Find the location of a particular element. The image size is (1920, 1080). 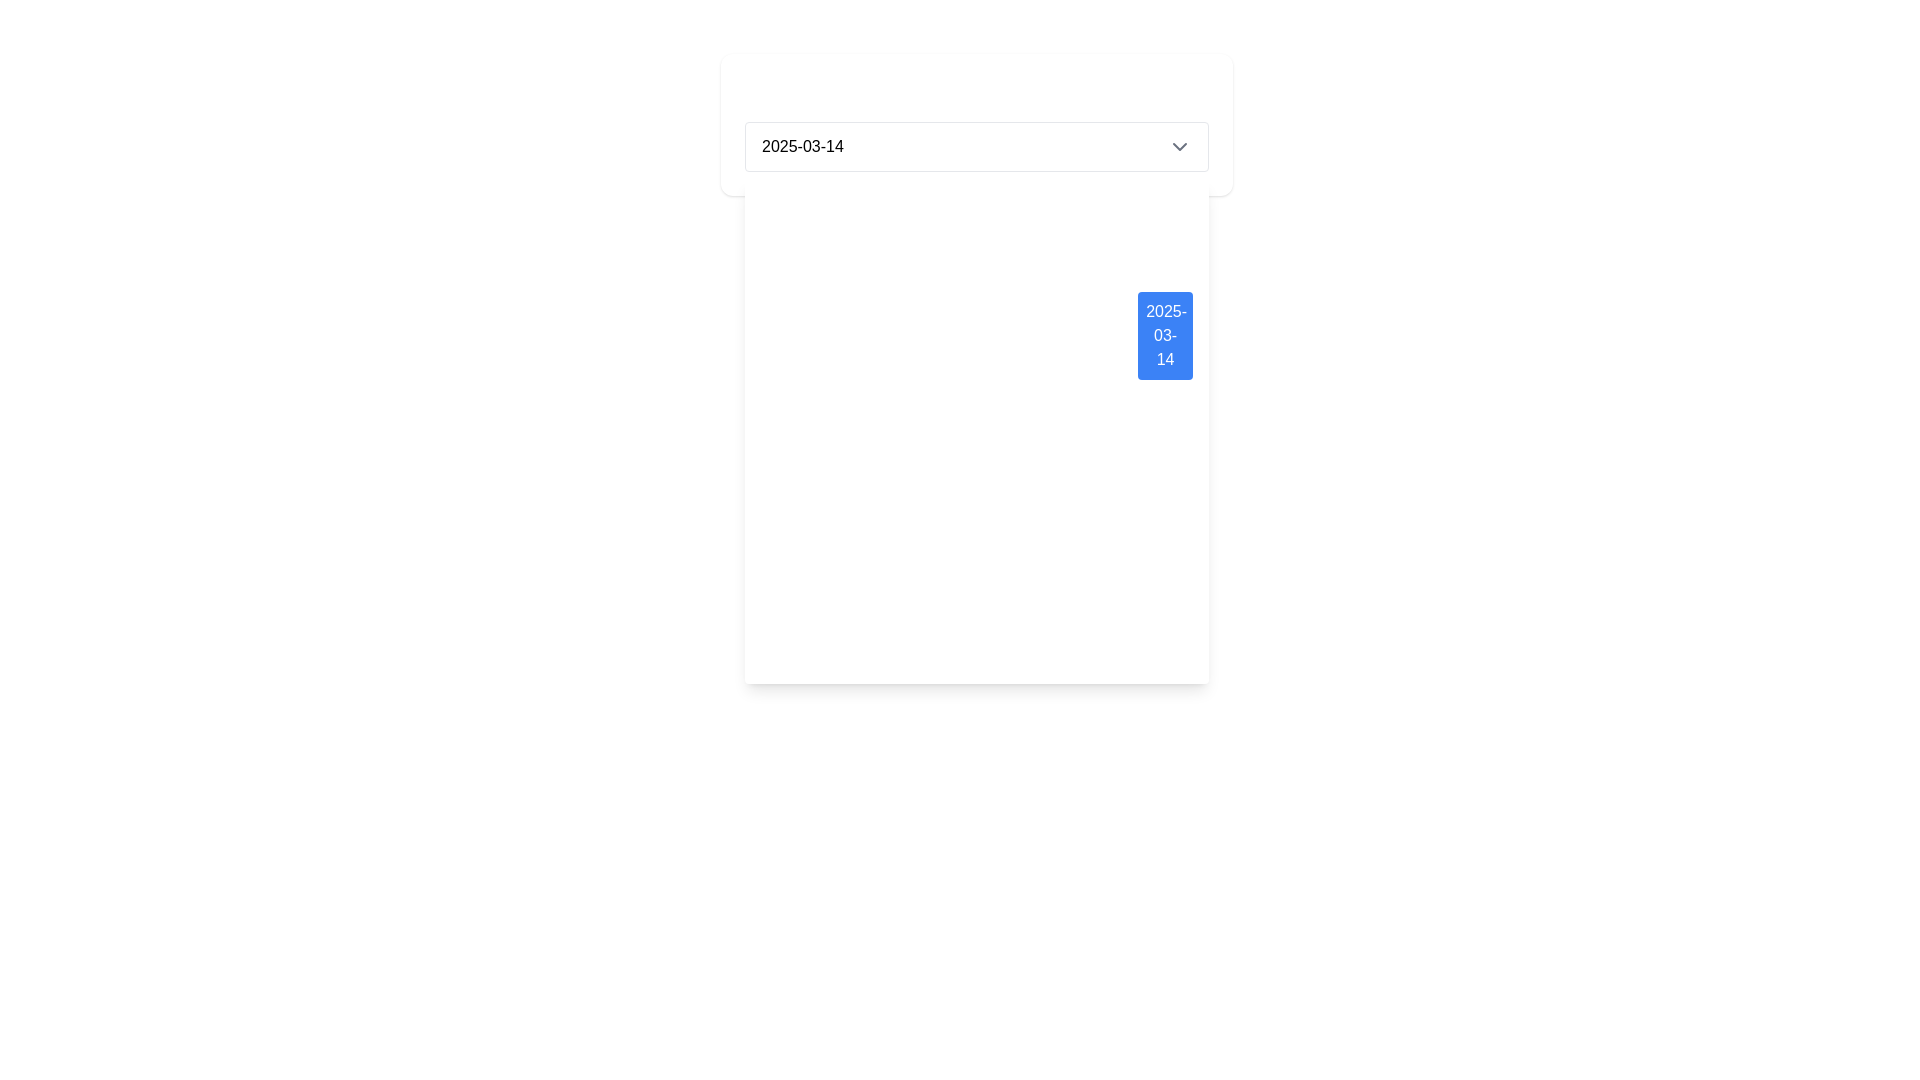

the date dropdown selector displaying '2025-03-14' is located at coordinates (977, 145).